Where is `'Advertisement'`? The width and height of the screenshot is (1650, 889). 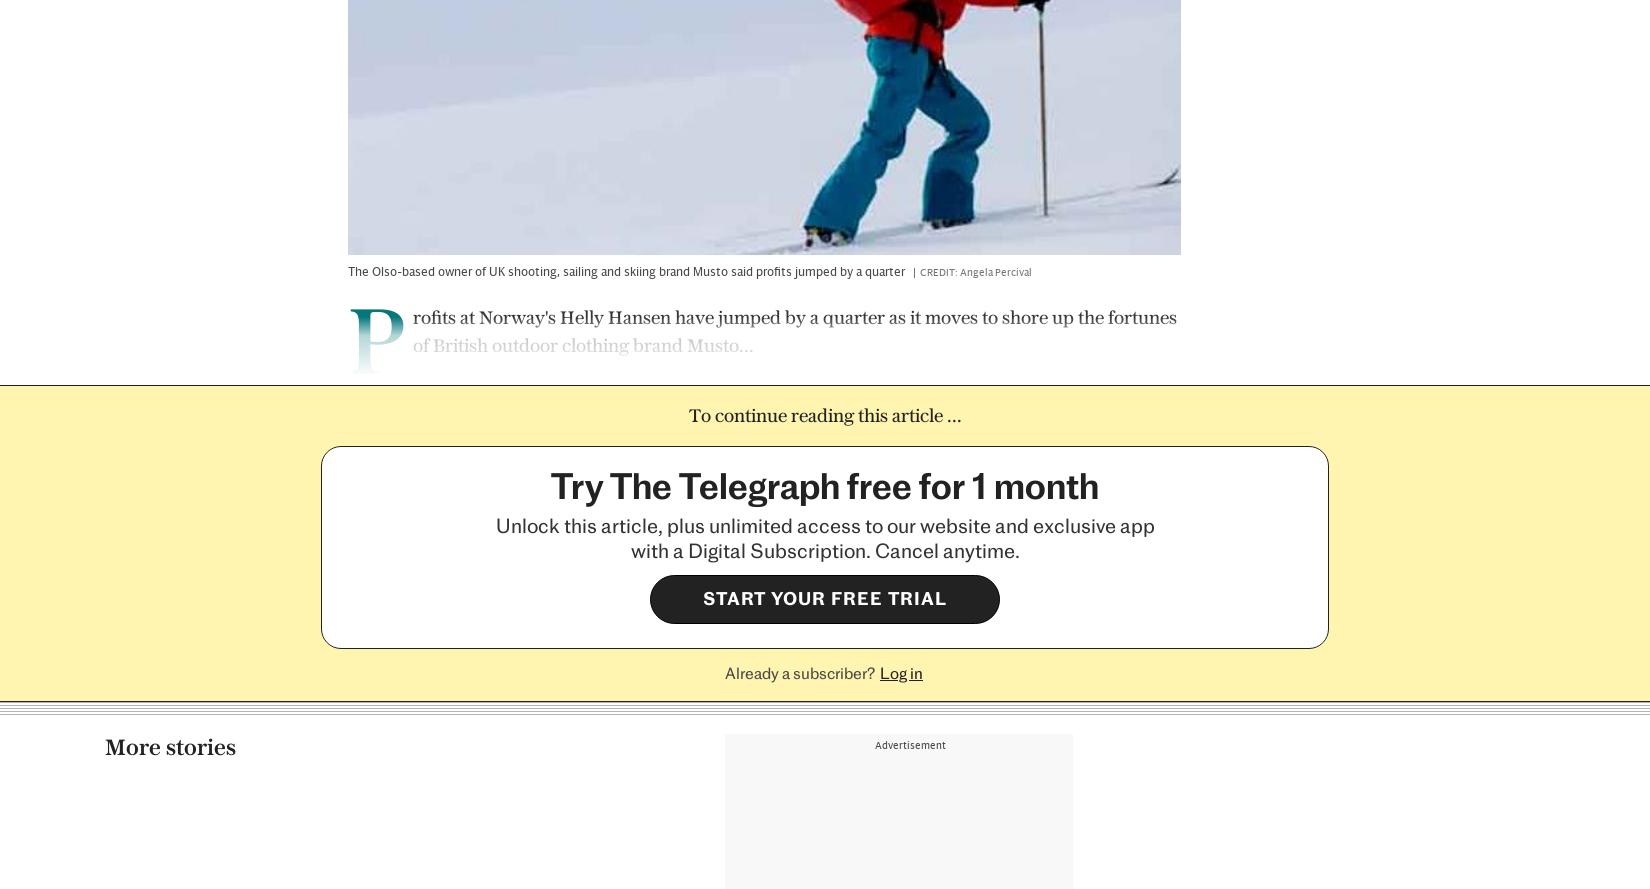
'Advertisement' is located at coordinates (910, 128).